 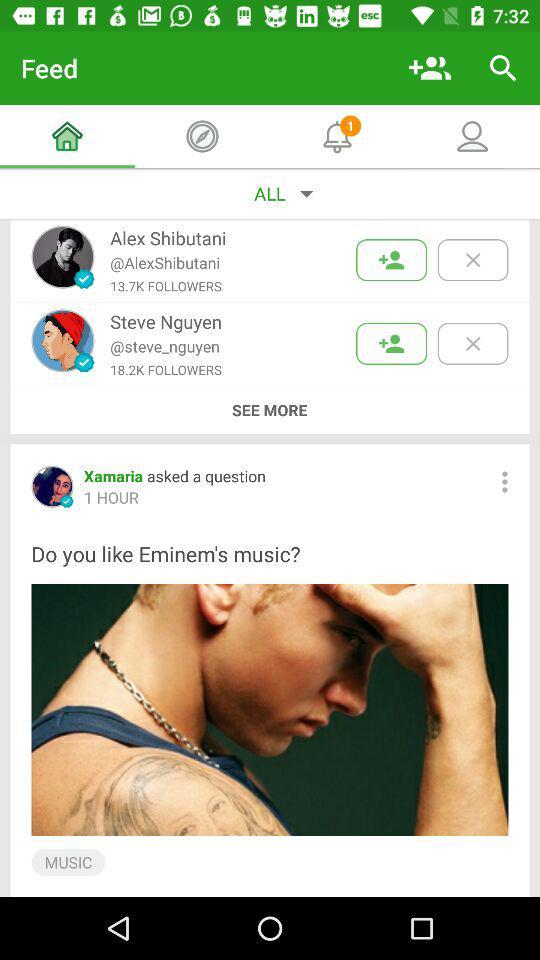 I want to click on item to the right of the feed app, so click(x=428, y=68).